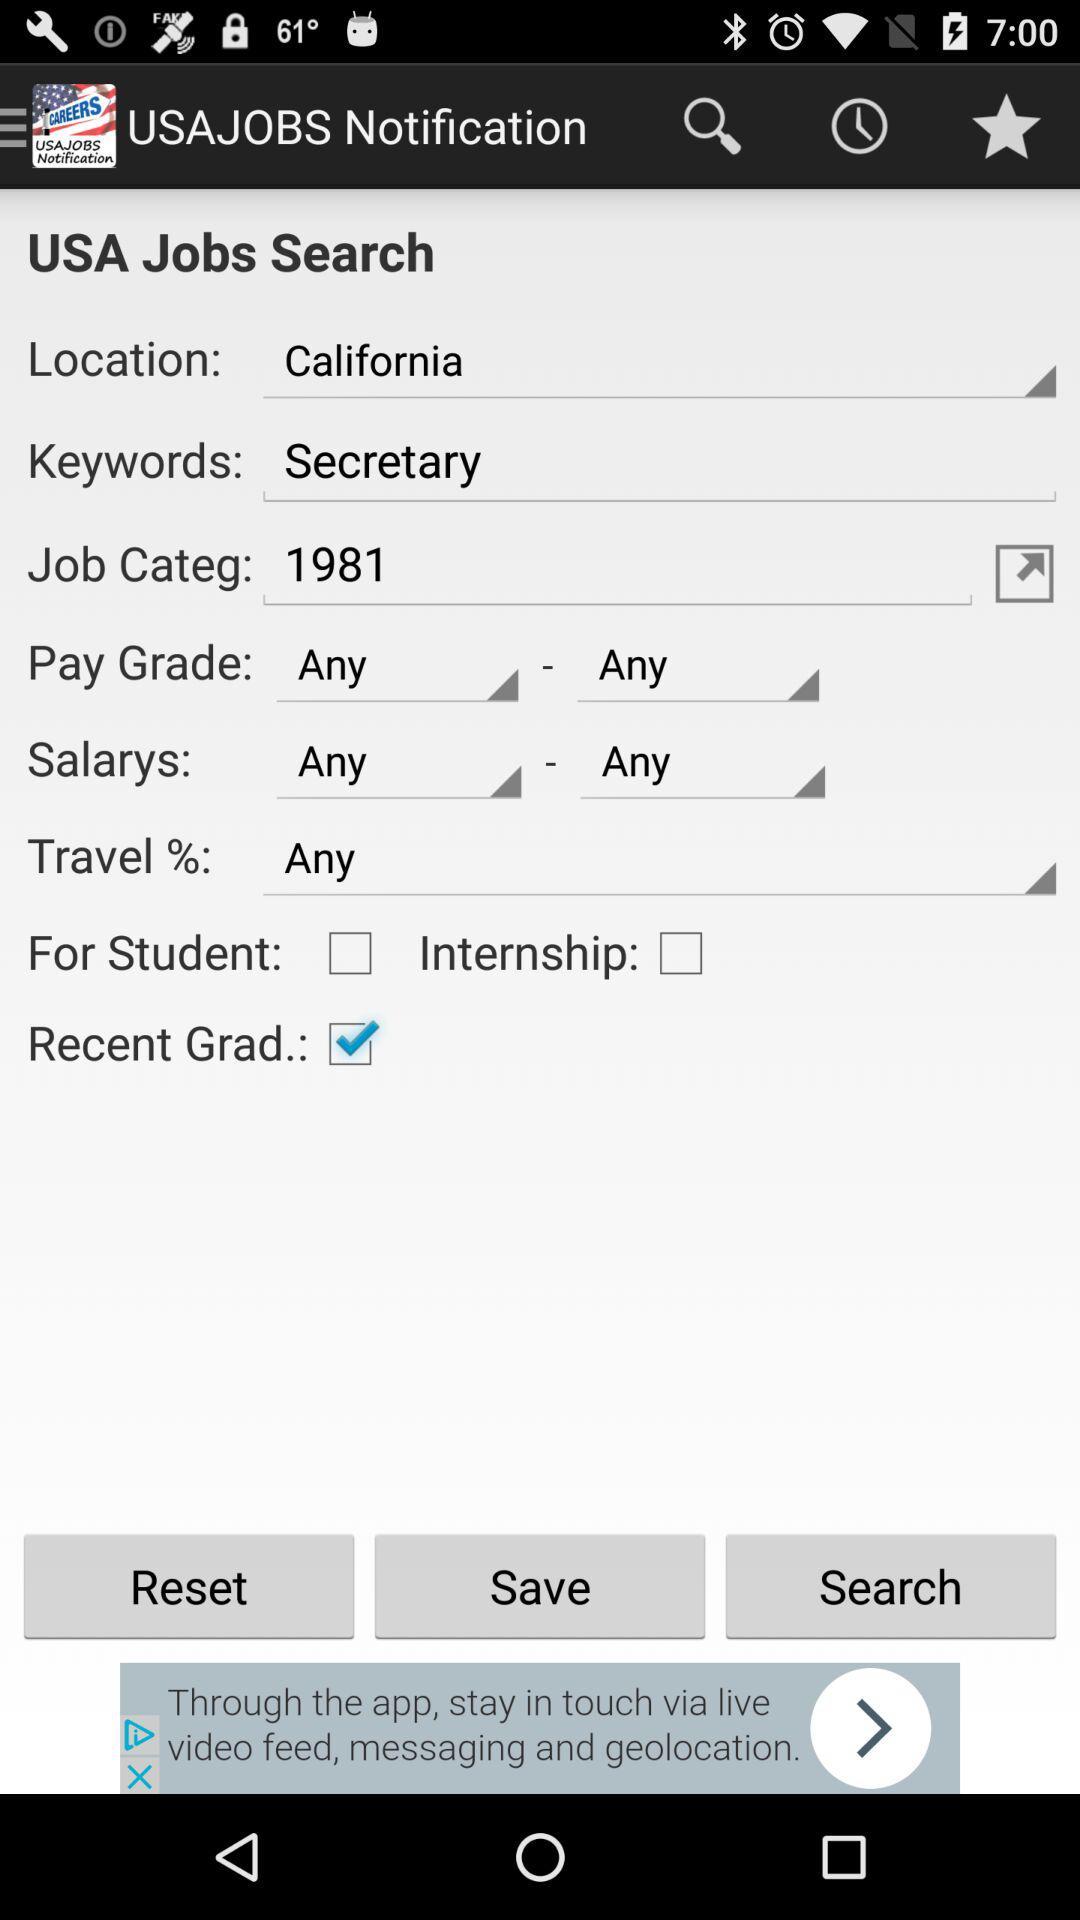  What do you see at coordinates (349, 952) in the screenshot?
I see `radio button for indicating if your a student` at bounding box center [349, 952].